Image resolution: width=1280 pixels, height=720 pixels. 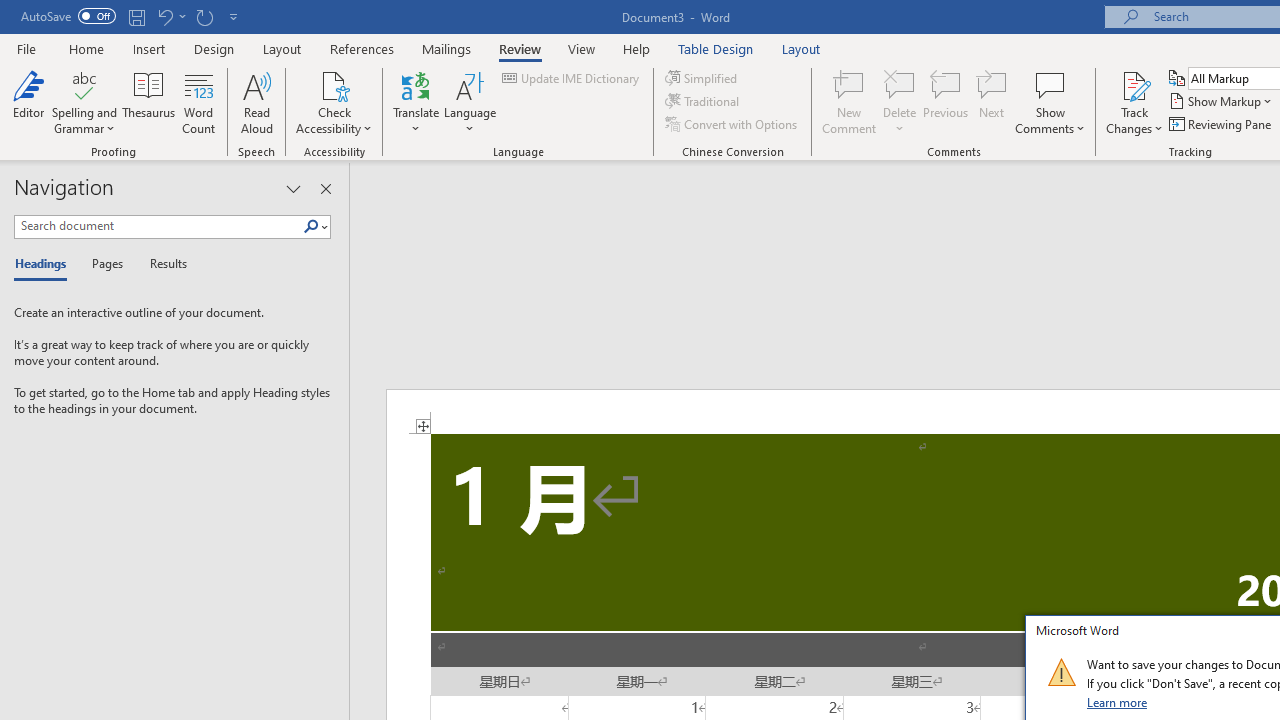 What do you see at coordinates (415, 103) in the screenshot?
I see `'Translate'` at bounding box center [415, 103].